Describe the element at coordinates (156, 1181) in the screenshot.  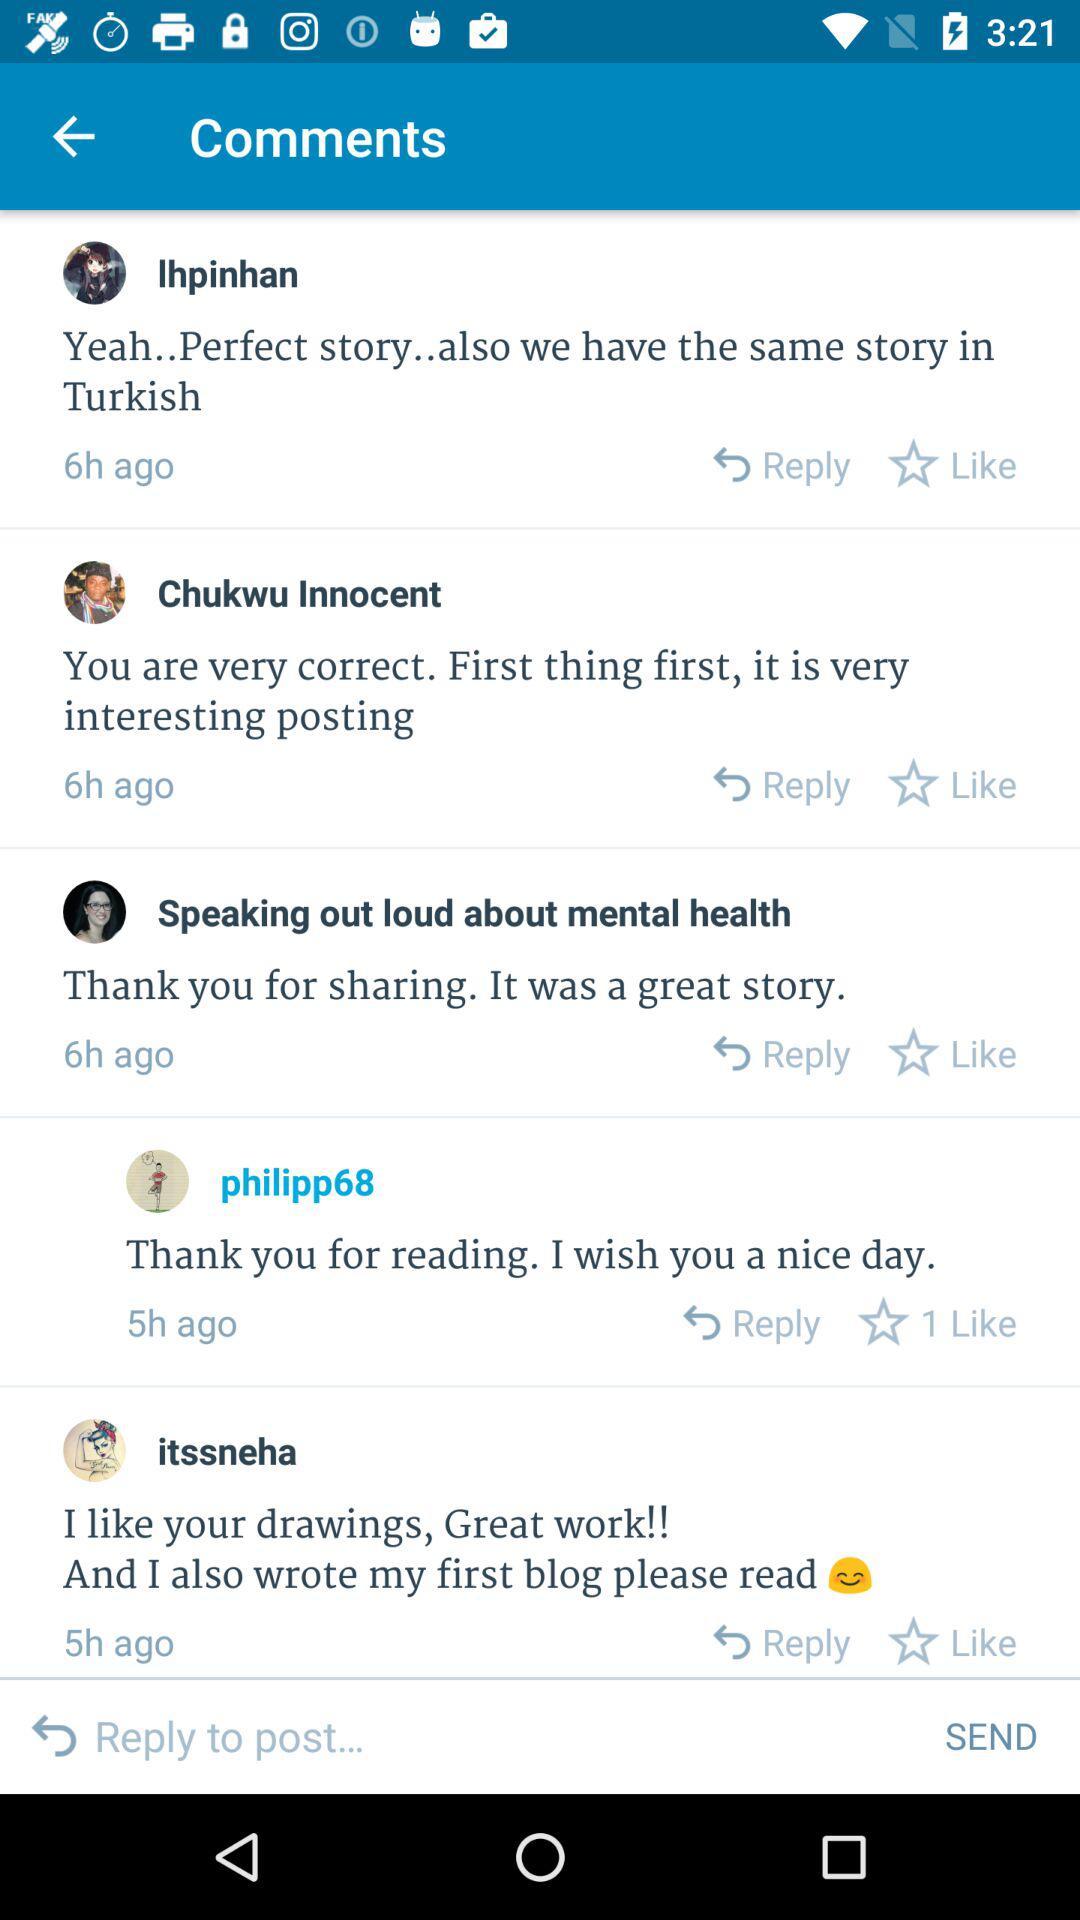
I see `read user 's other posts` at that location.